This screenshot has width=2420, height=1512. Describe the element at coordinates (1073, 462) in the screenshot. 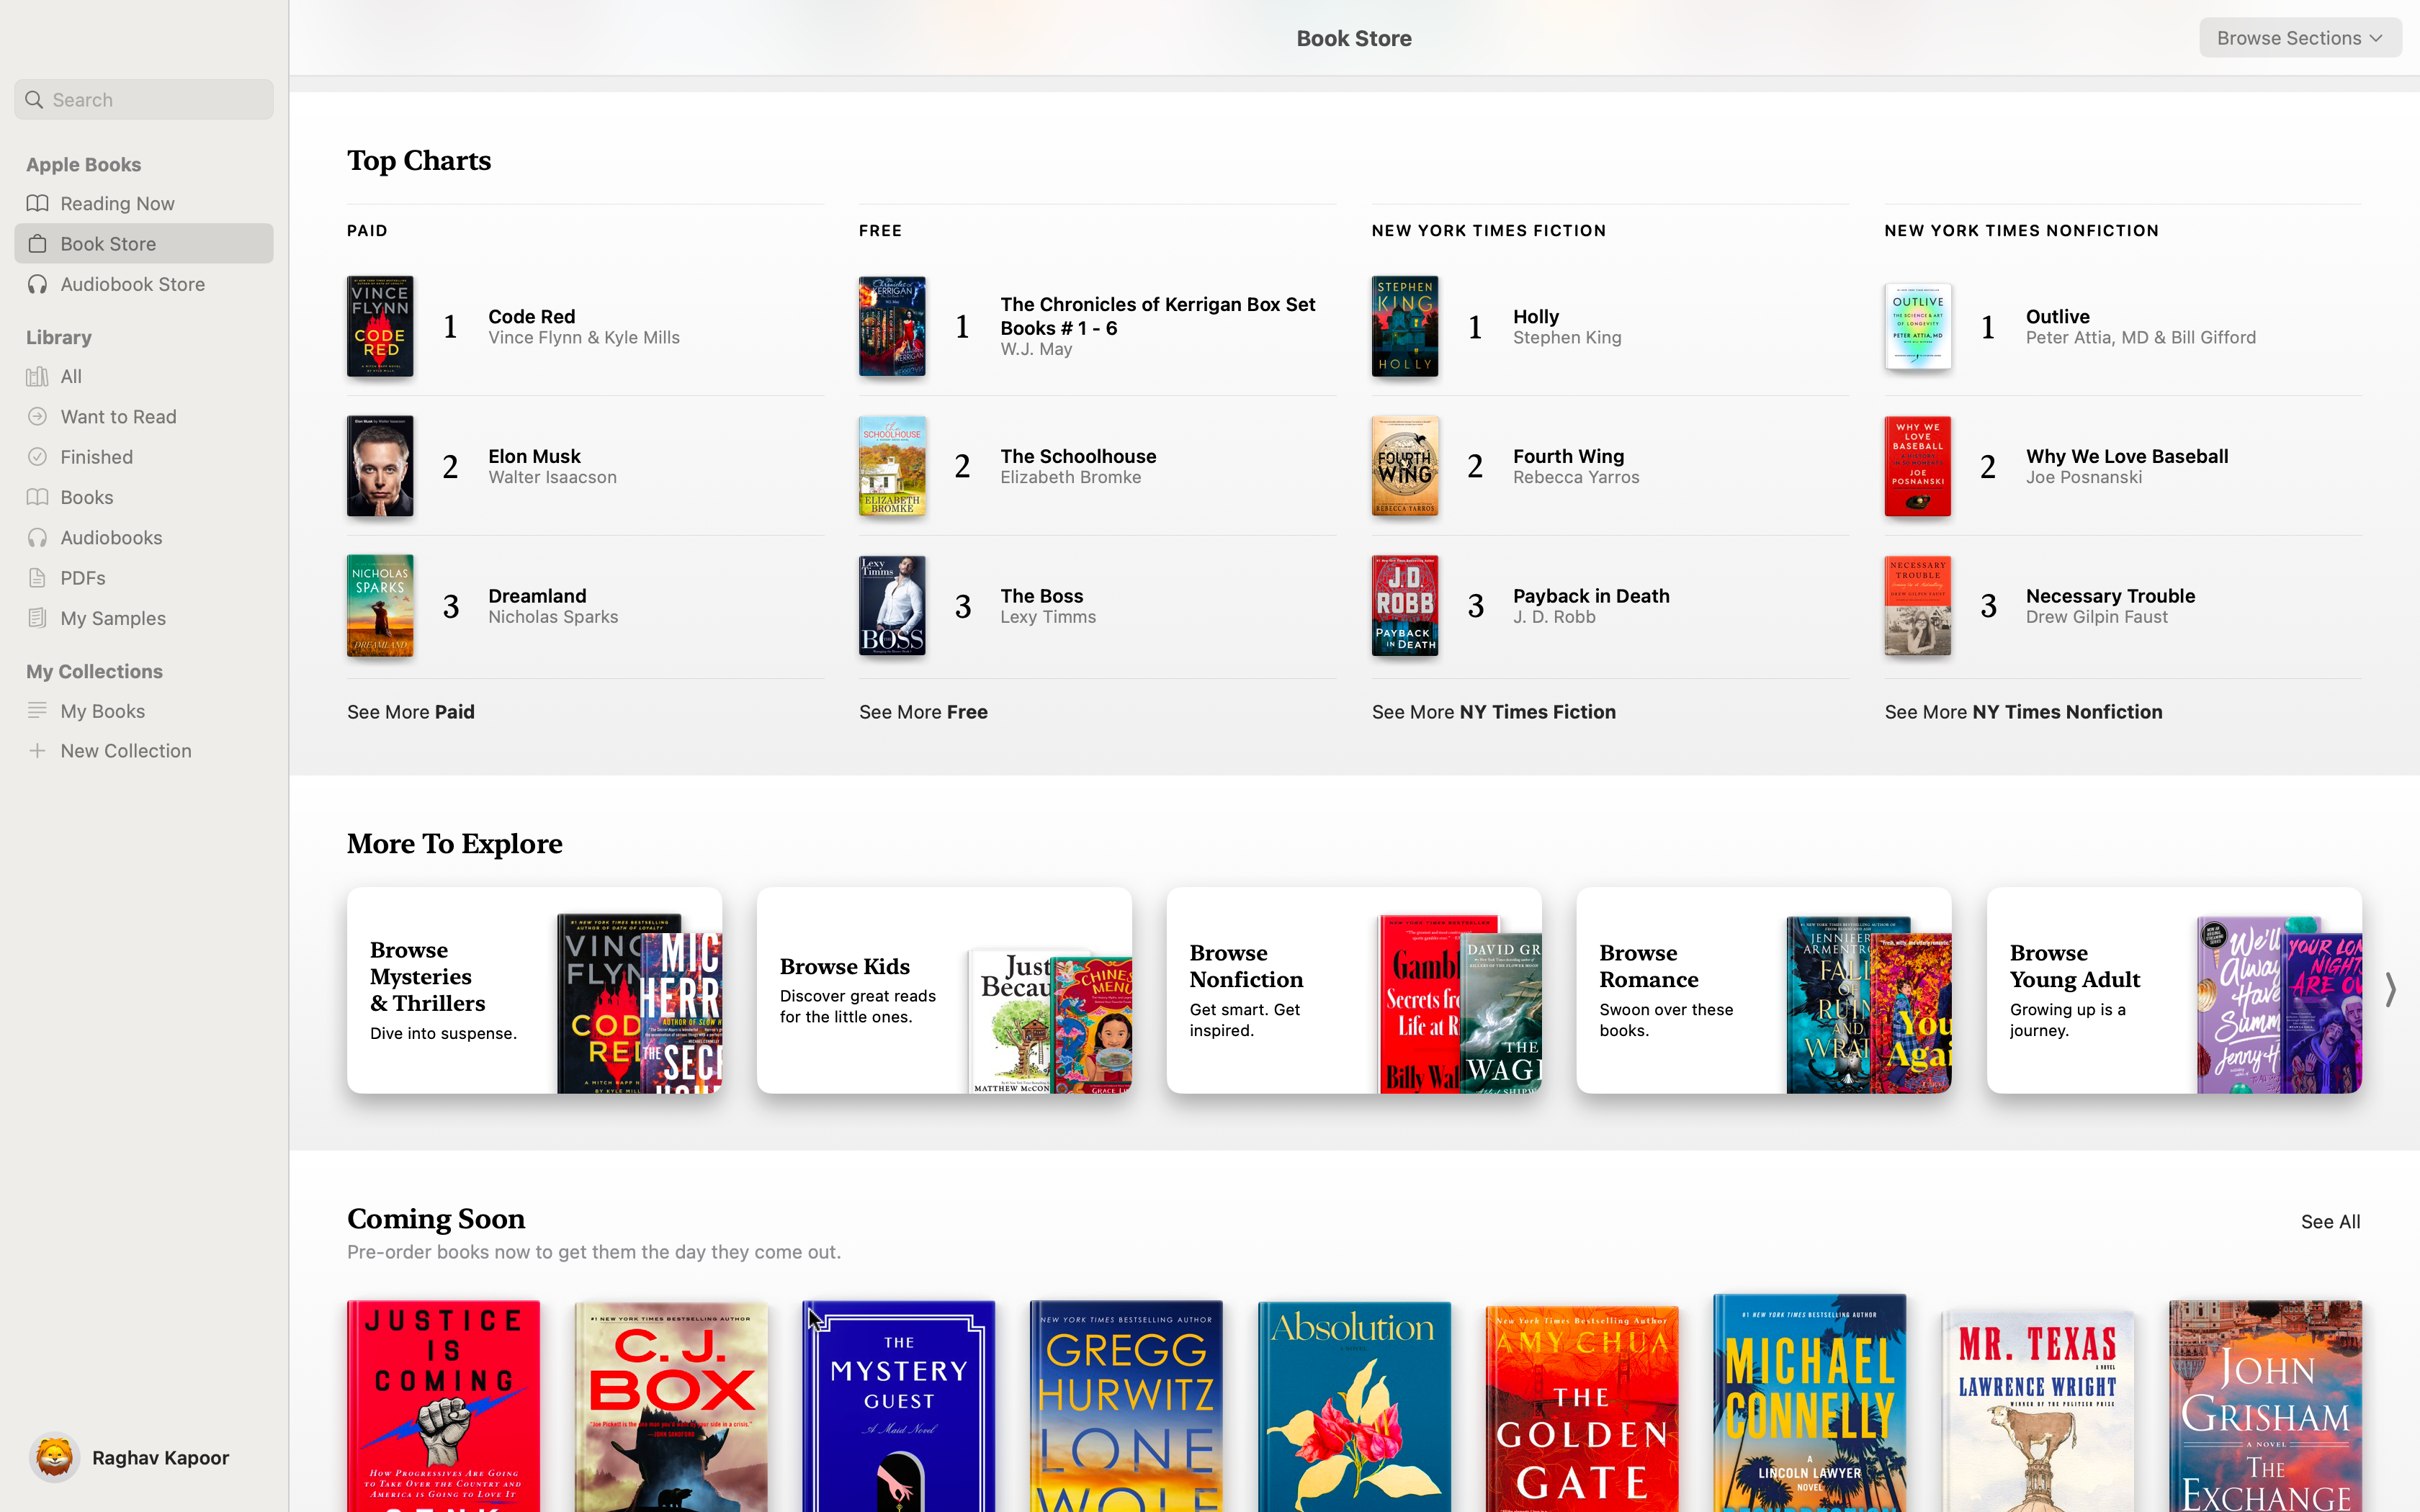

I see `"The Schoolhouse" from the Top Charts screen` at that location.